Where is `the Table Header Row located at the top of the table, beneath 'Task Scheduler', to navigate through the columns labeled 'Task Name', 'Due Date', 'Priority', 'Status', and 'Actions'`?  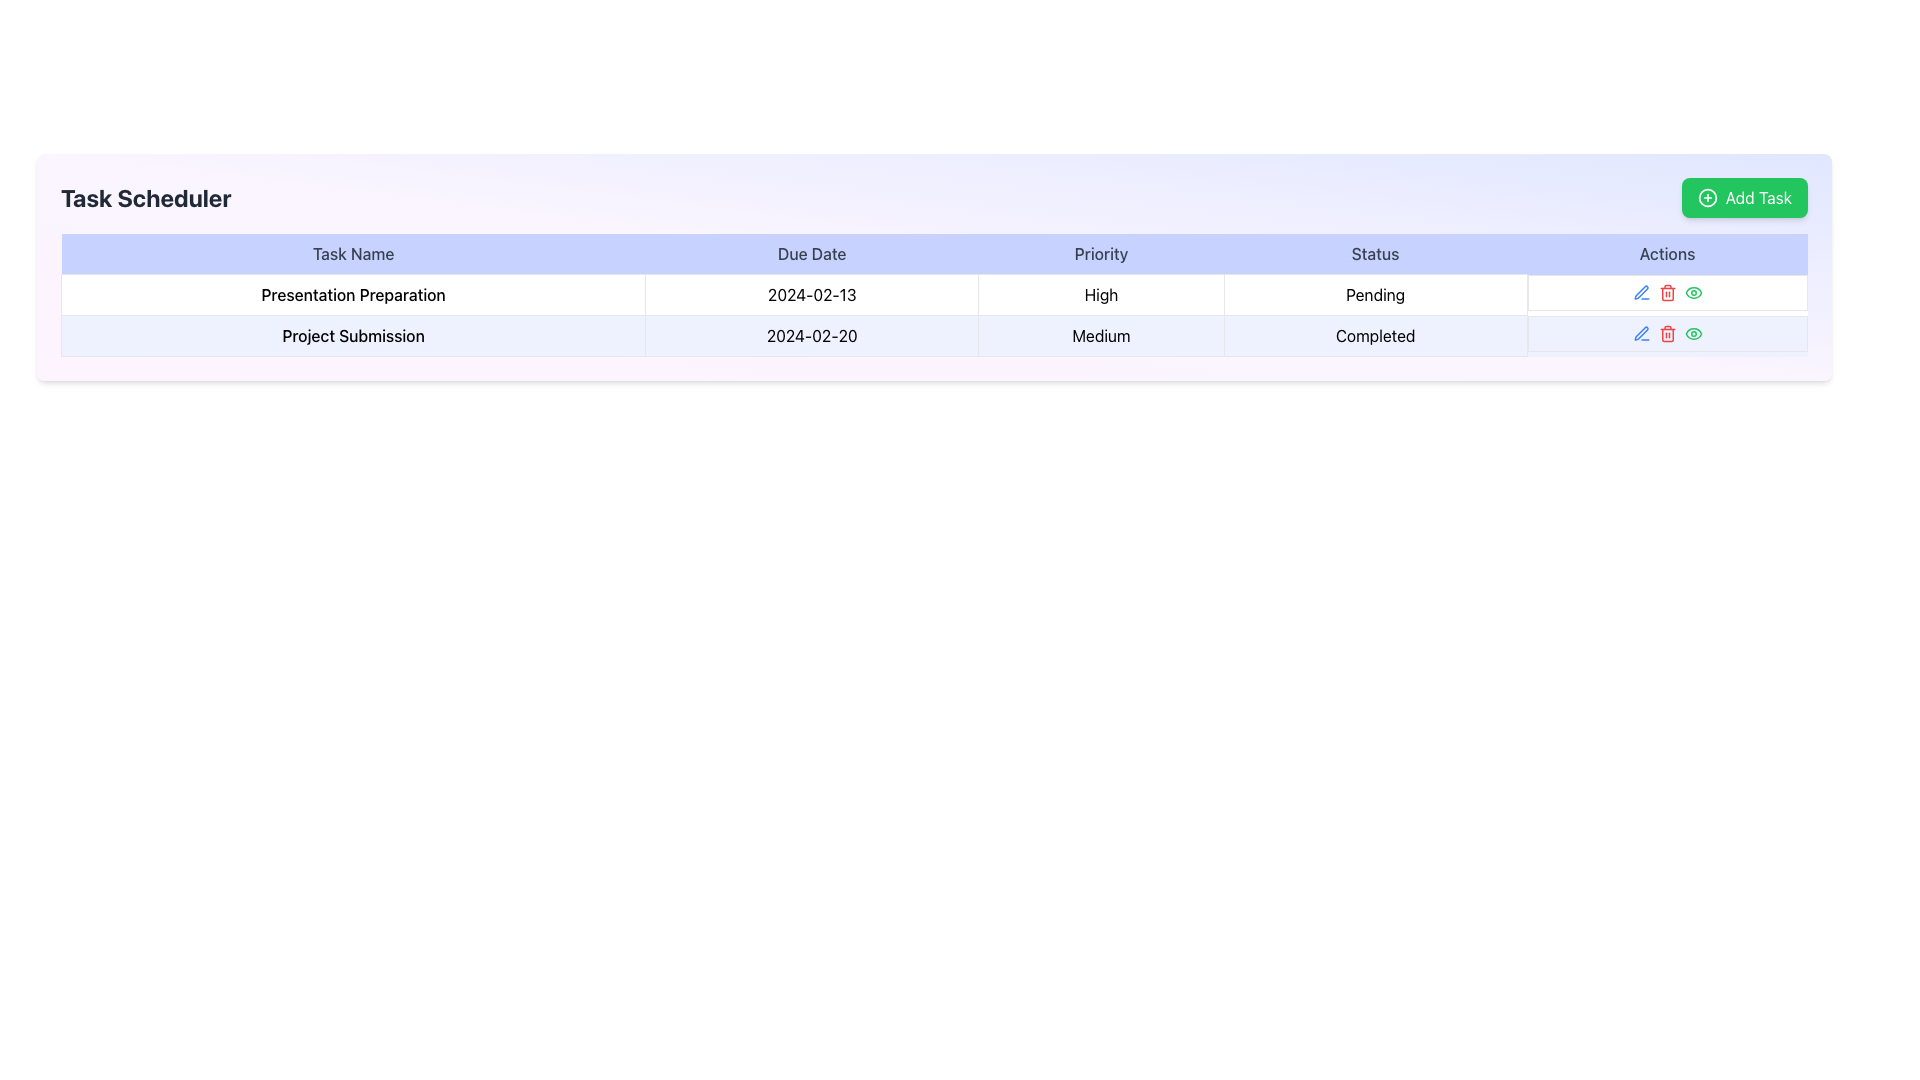
the Table Header Row located at the top of the table, beneath 'Task Scheduler', to navigate through the columns labeled 'Task Name', 'Due Date', 'Priority', 'Status', and 'Actions' is located at coordinates (933, 253).